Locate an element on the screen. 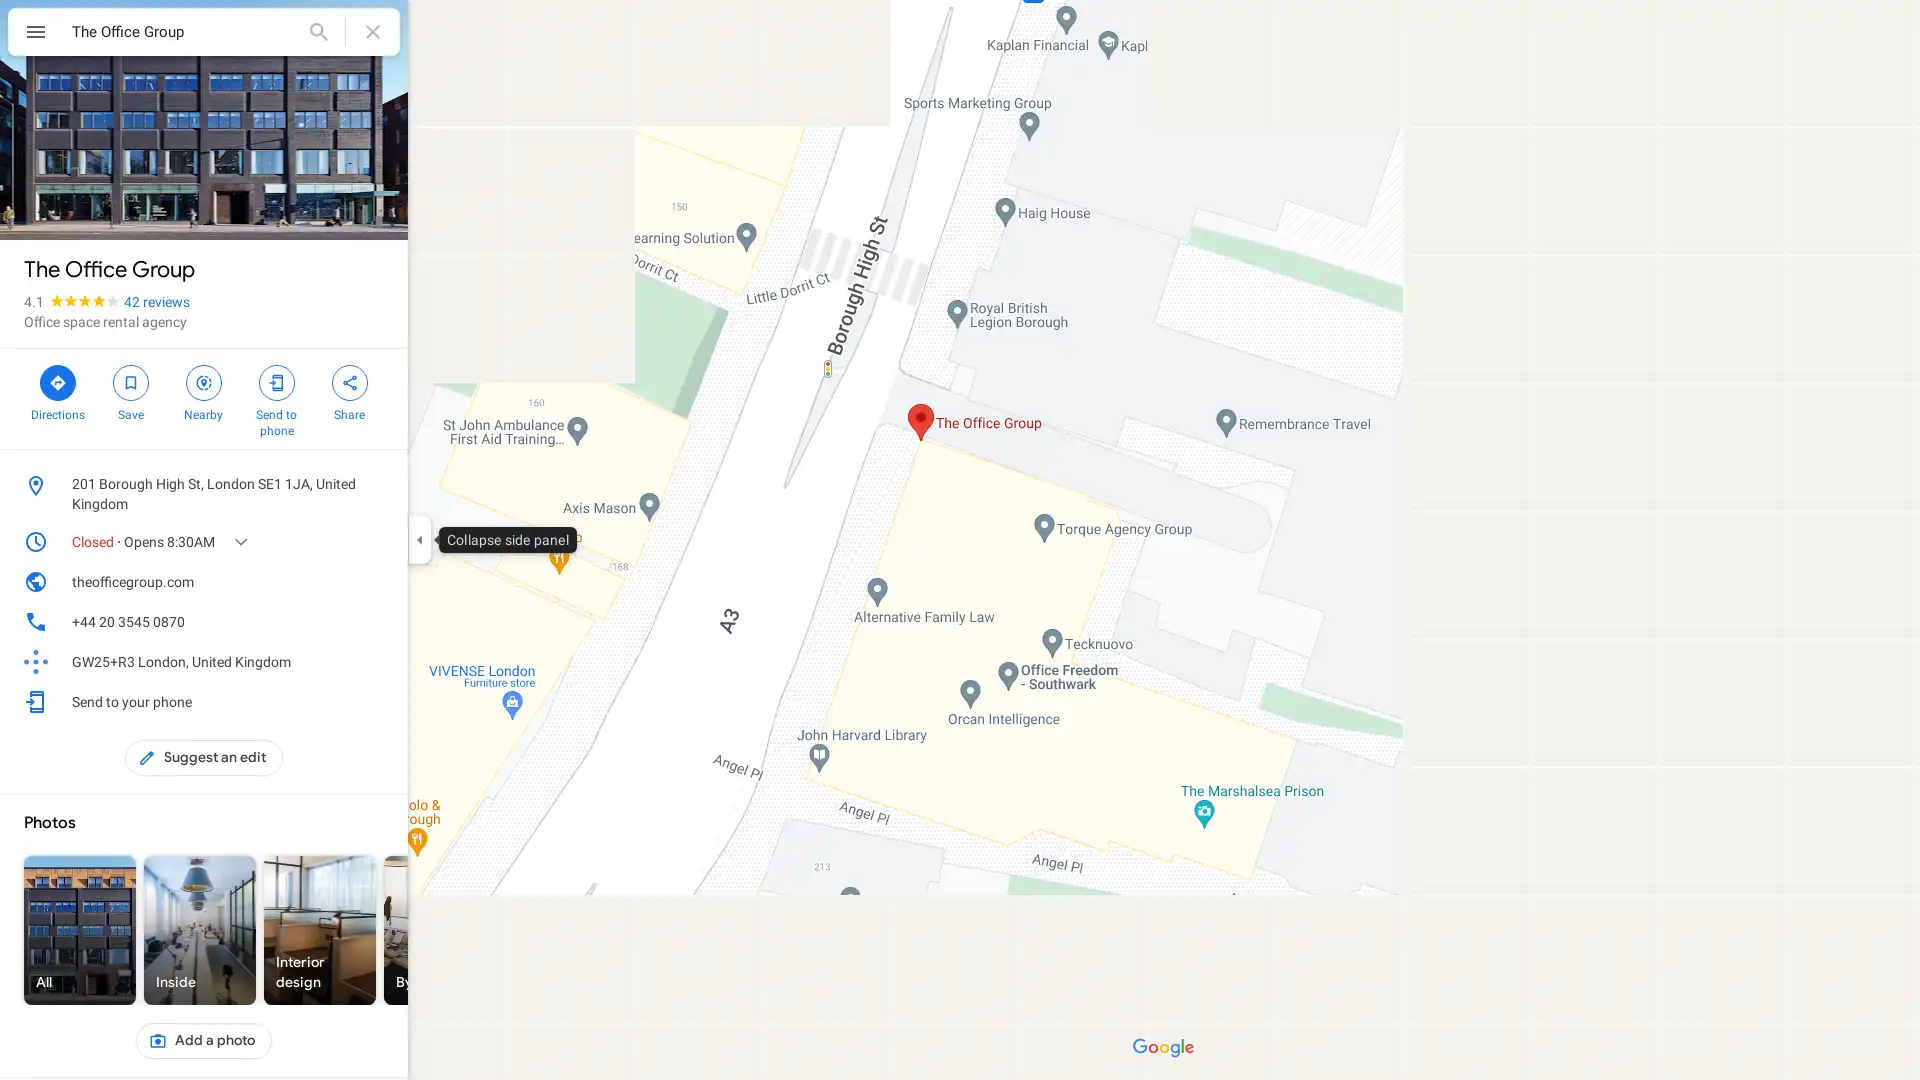 The image size is (1920, 1080). Send The Office Group to your phone is located at coordinates (275, 398).